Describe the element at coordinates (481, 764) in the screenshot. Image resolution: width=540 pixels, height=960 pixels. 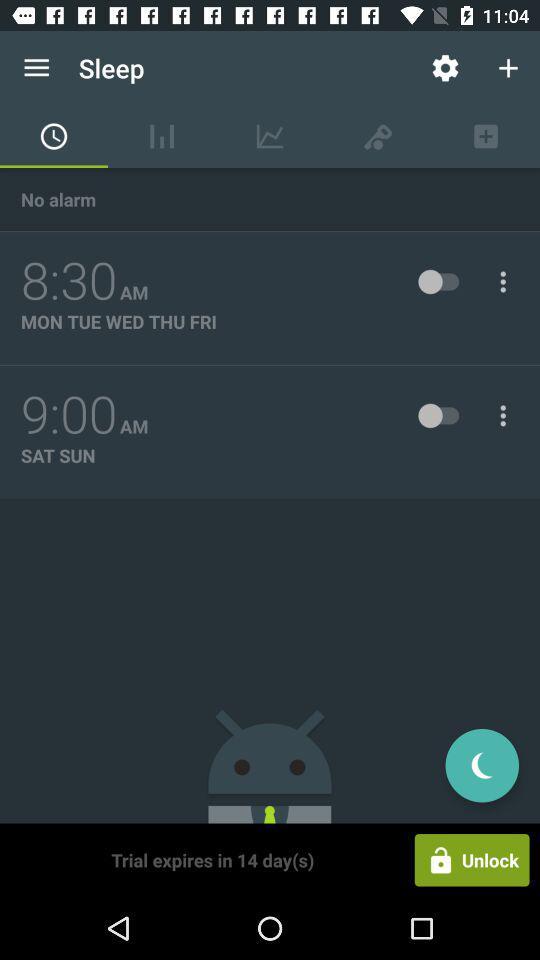
I see `snooze` at that location.